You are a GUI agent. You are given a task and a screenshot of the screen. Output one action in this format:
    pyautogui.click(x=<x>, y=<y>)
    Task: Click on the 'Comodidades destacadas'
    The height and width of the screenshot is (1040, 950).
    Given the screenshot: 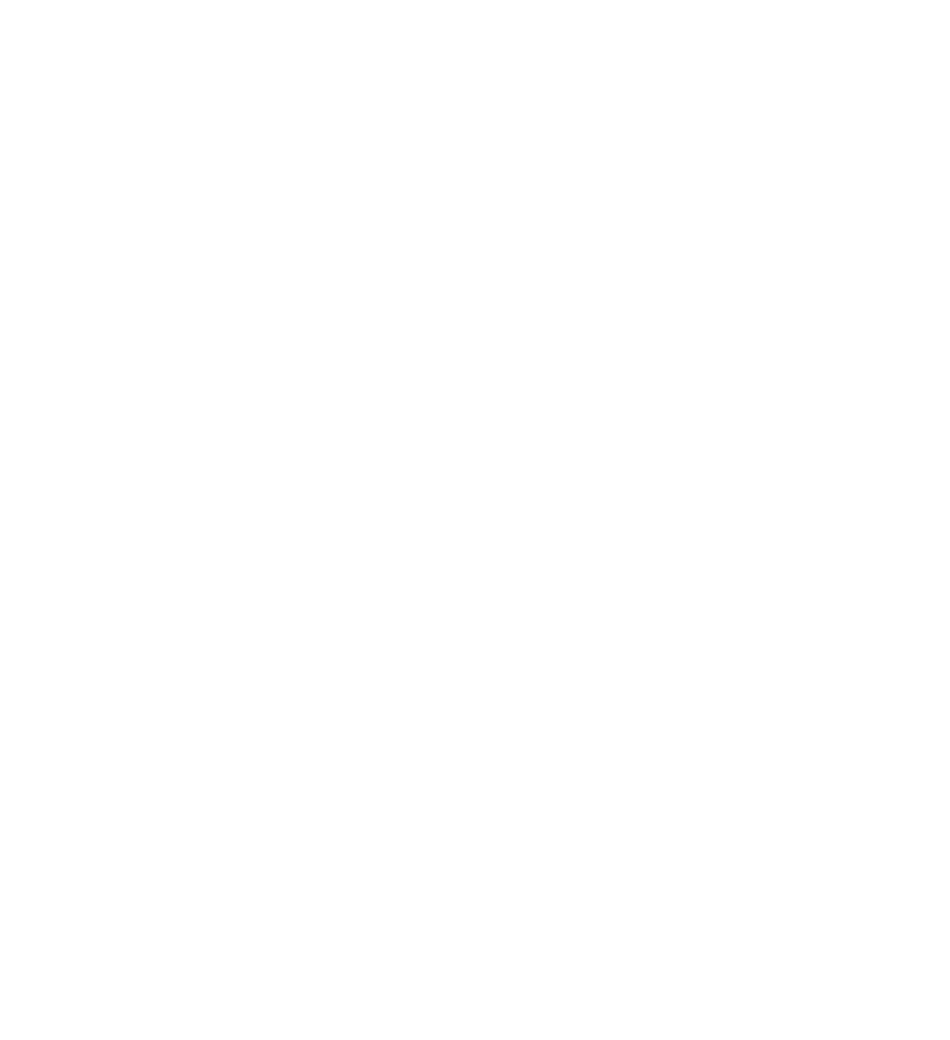 What is the action you would take?
    pyautogui.click(x=131, y=934)
    